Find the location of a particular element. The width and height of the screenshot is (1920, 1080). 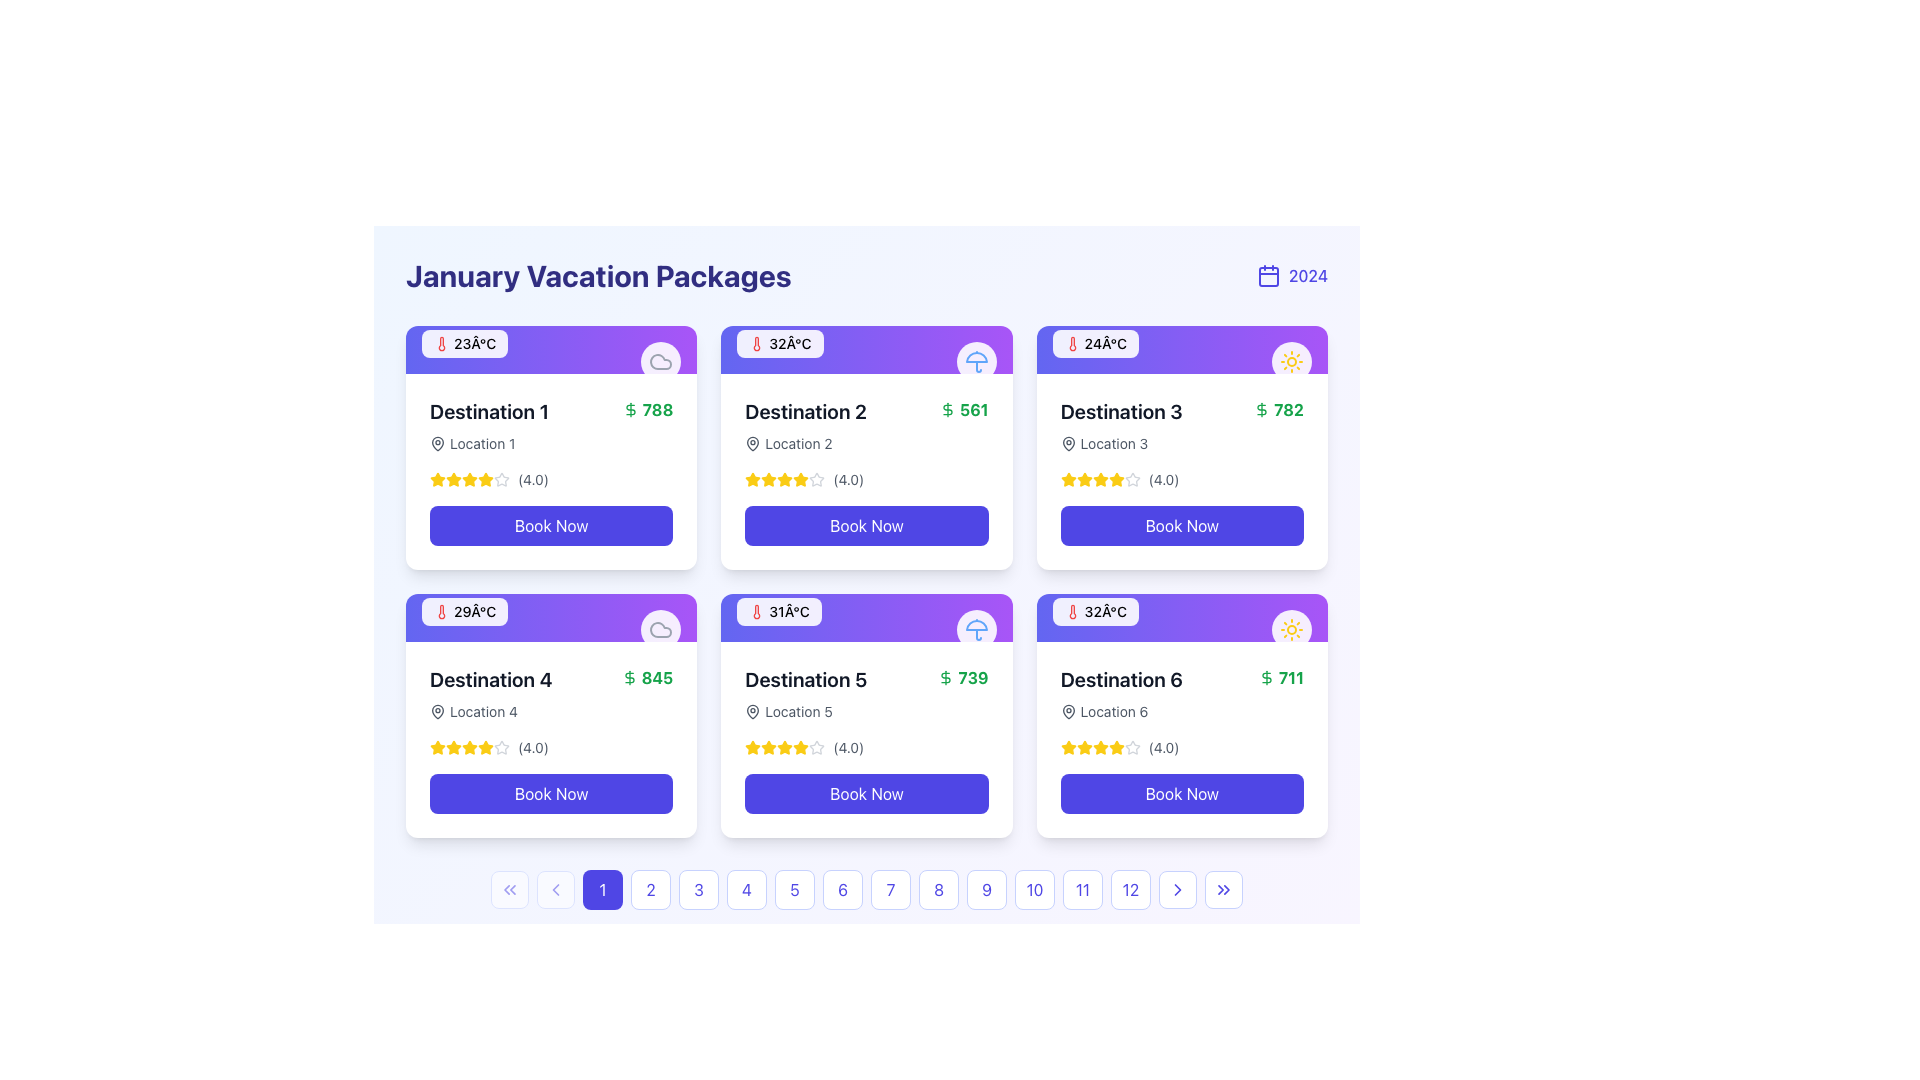

the text label displaying 'Destination 3', which is styled in bold and located in the first row of the second column, above 'Location 3' and next to the 'Book Now' button is located at coordinates (1121, 411).